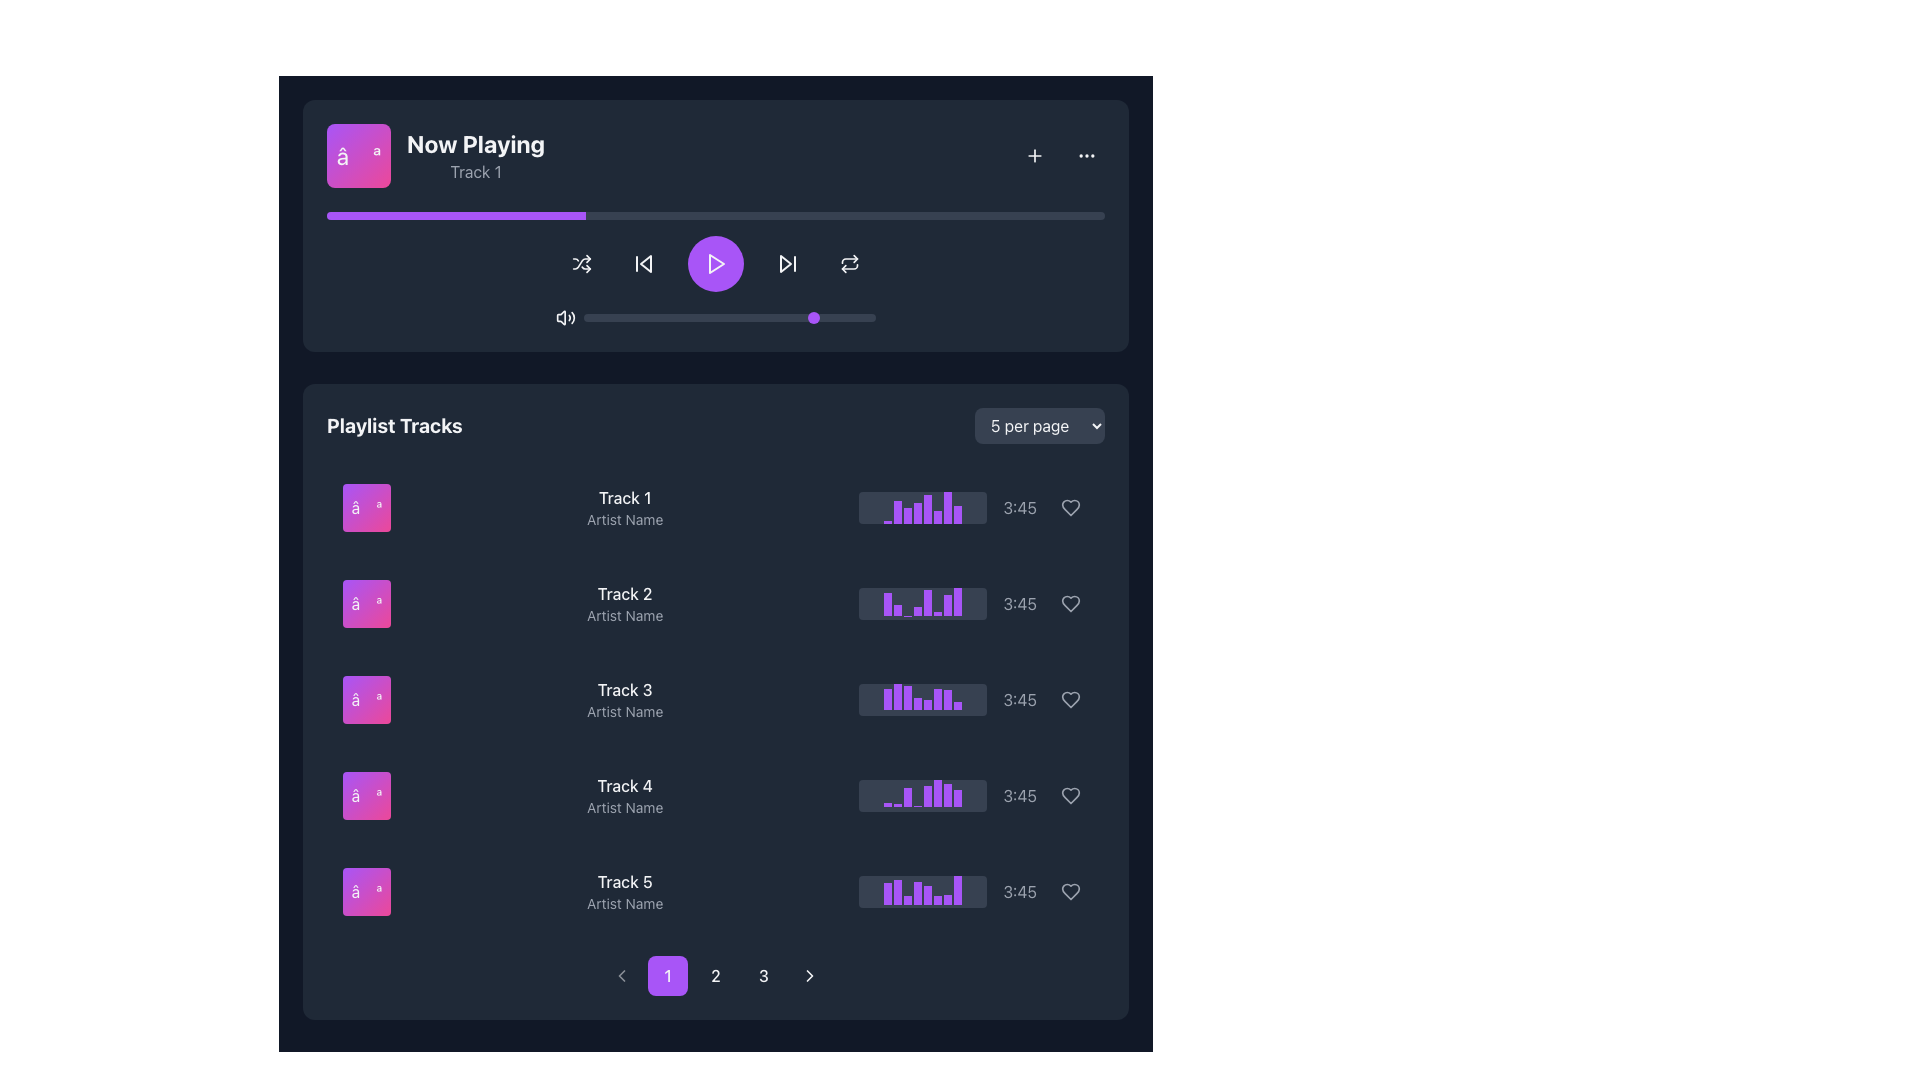 The height and width of the screenshot is (1080, 1920). What do you see at coordinates (1020, 794) in the screenshot?
I see `the text label indicating the duration or time of the associated playlist item, located in the playlist section to the right of the fourth track's progress visualization` at bounding box center [1020, 794].